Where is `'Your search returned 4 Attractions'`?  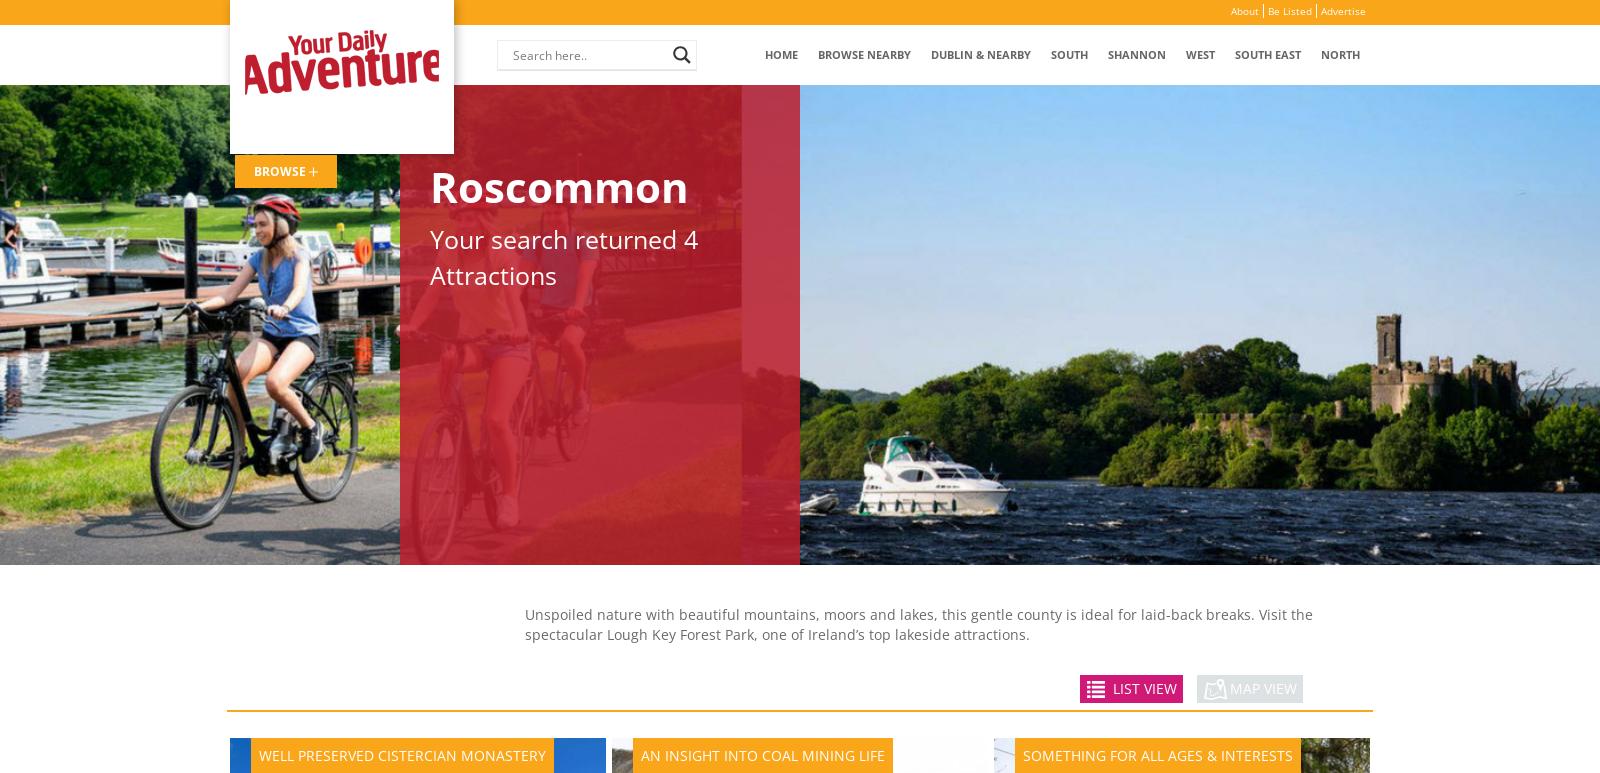 'Your search returned 4 Attractions' is located at coordinates (428, 255).